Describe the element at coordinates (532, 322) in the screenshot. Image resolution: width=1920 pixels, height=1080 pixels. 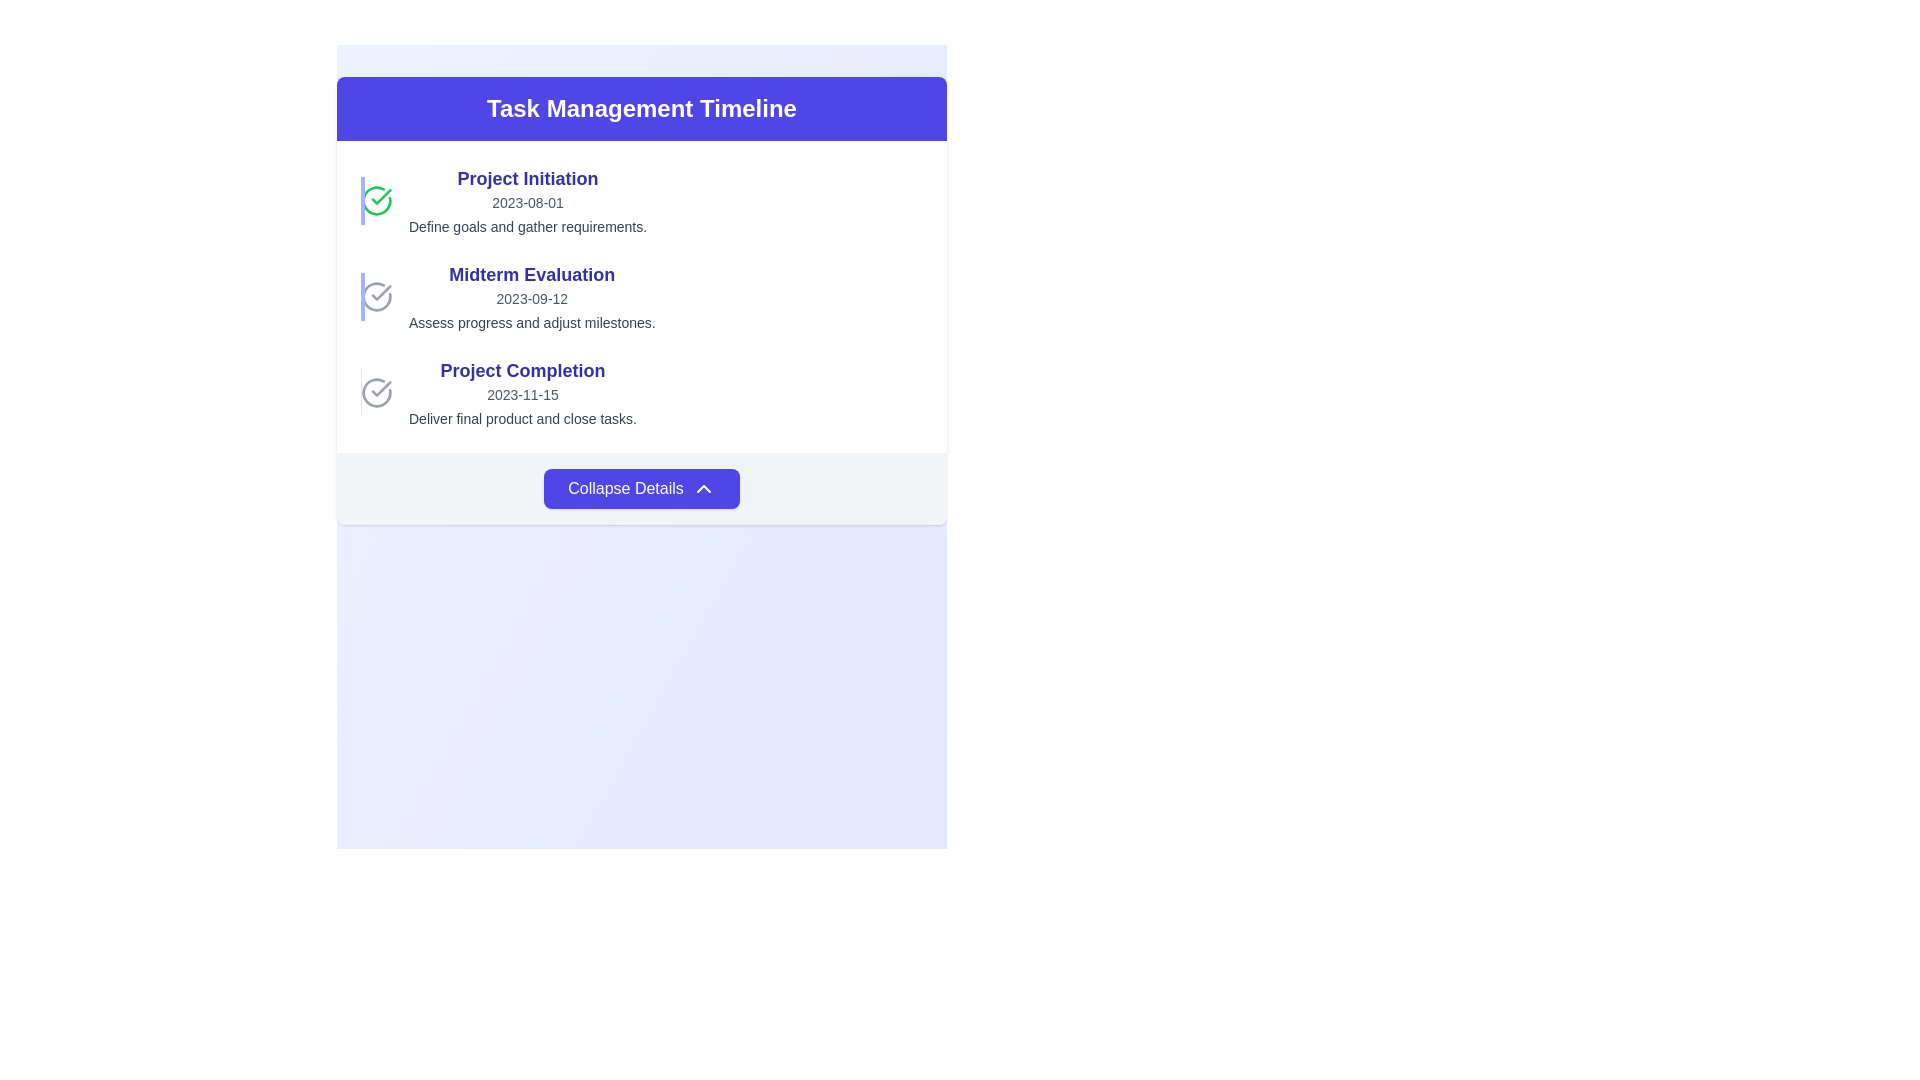
I see `the text element that displays detailed information related to the milestone 'Midterm Evaluation', positioned below the date '2023-09-12' within the timeline card` at that location.